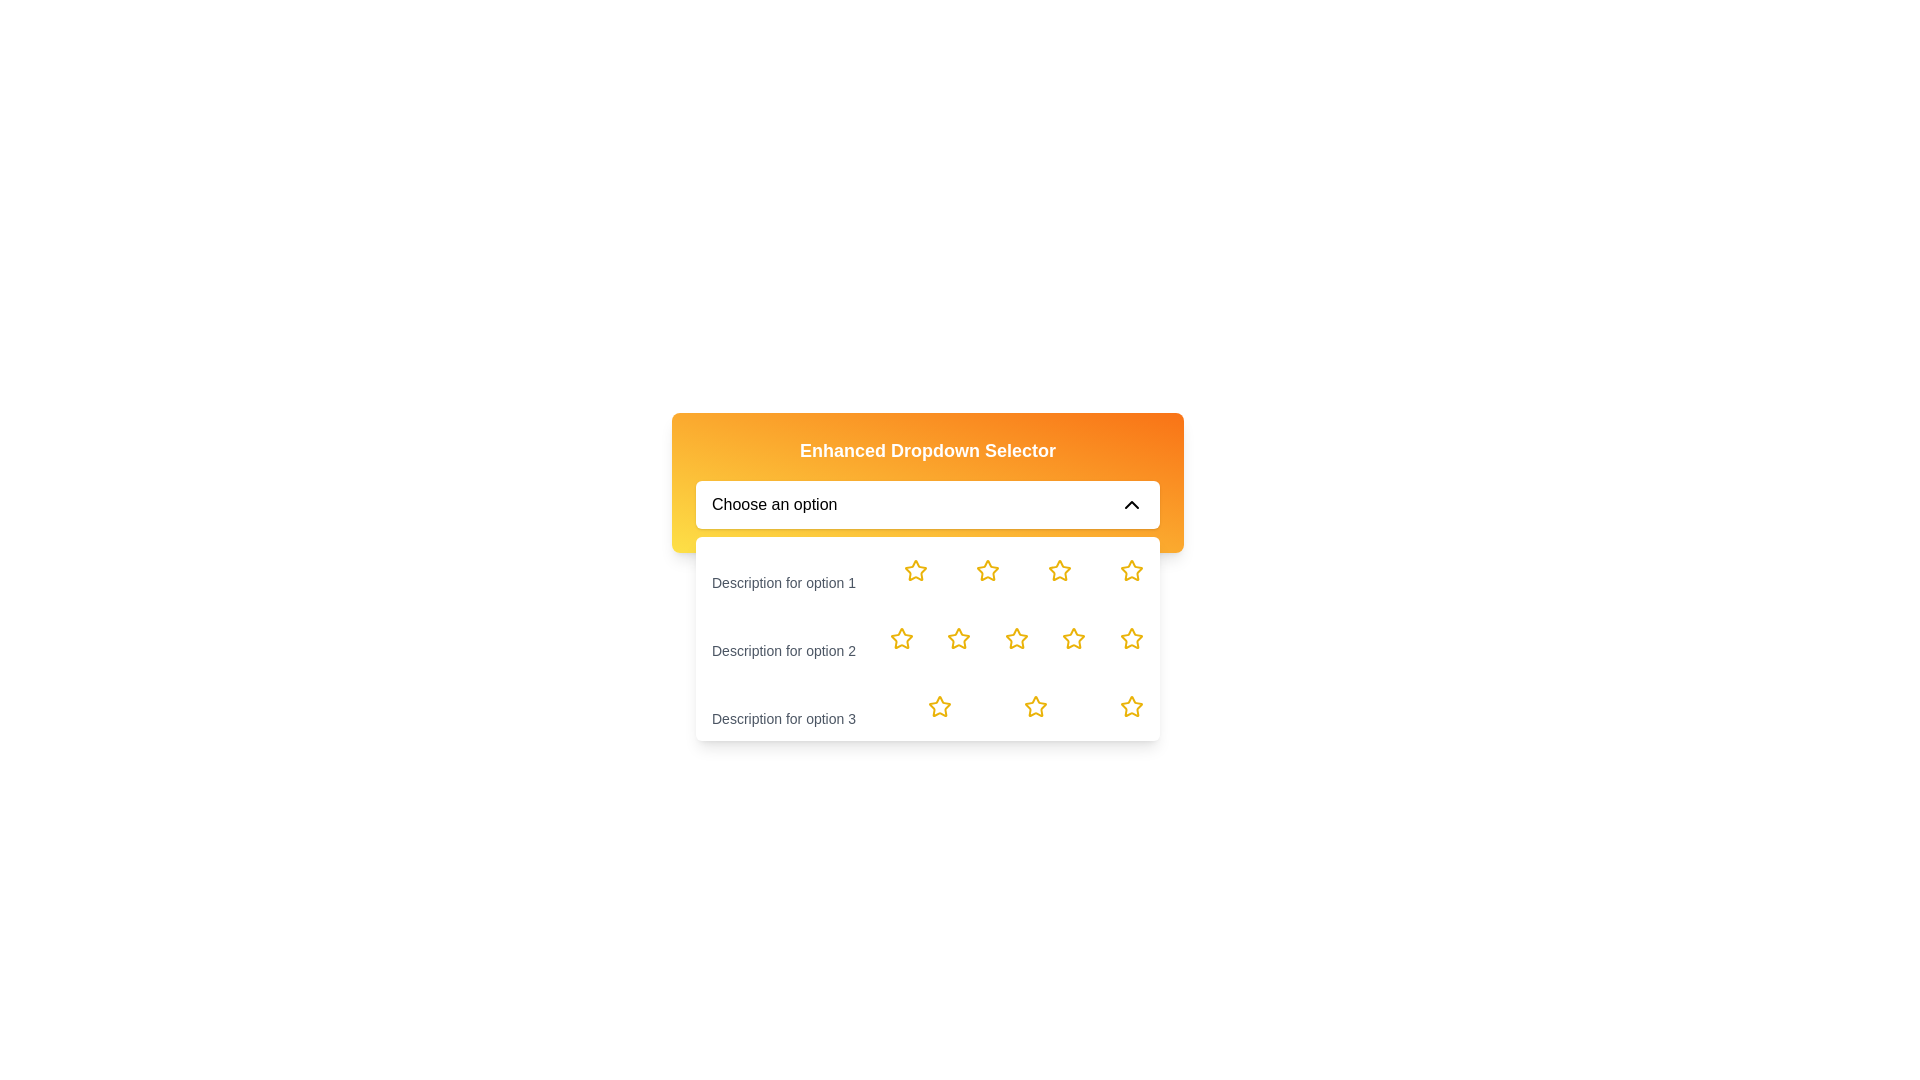 The width and height of the screenshot is (1920, 1080). Describe the element at coordinates (782, 582) in the screenshot. I see `the Text label that provides additional context for the first option in the dropdown menu positioned below 'Option 1'` at that location.